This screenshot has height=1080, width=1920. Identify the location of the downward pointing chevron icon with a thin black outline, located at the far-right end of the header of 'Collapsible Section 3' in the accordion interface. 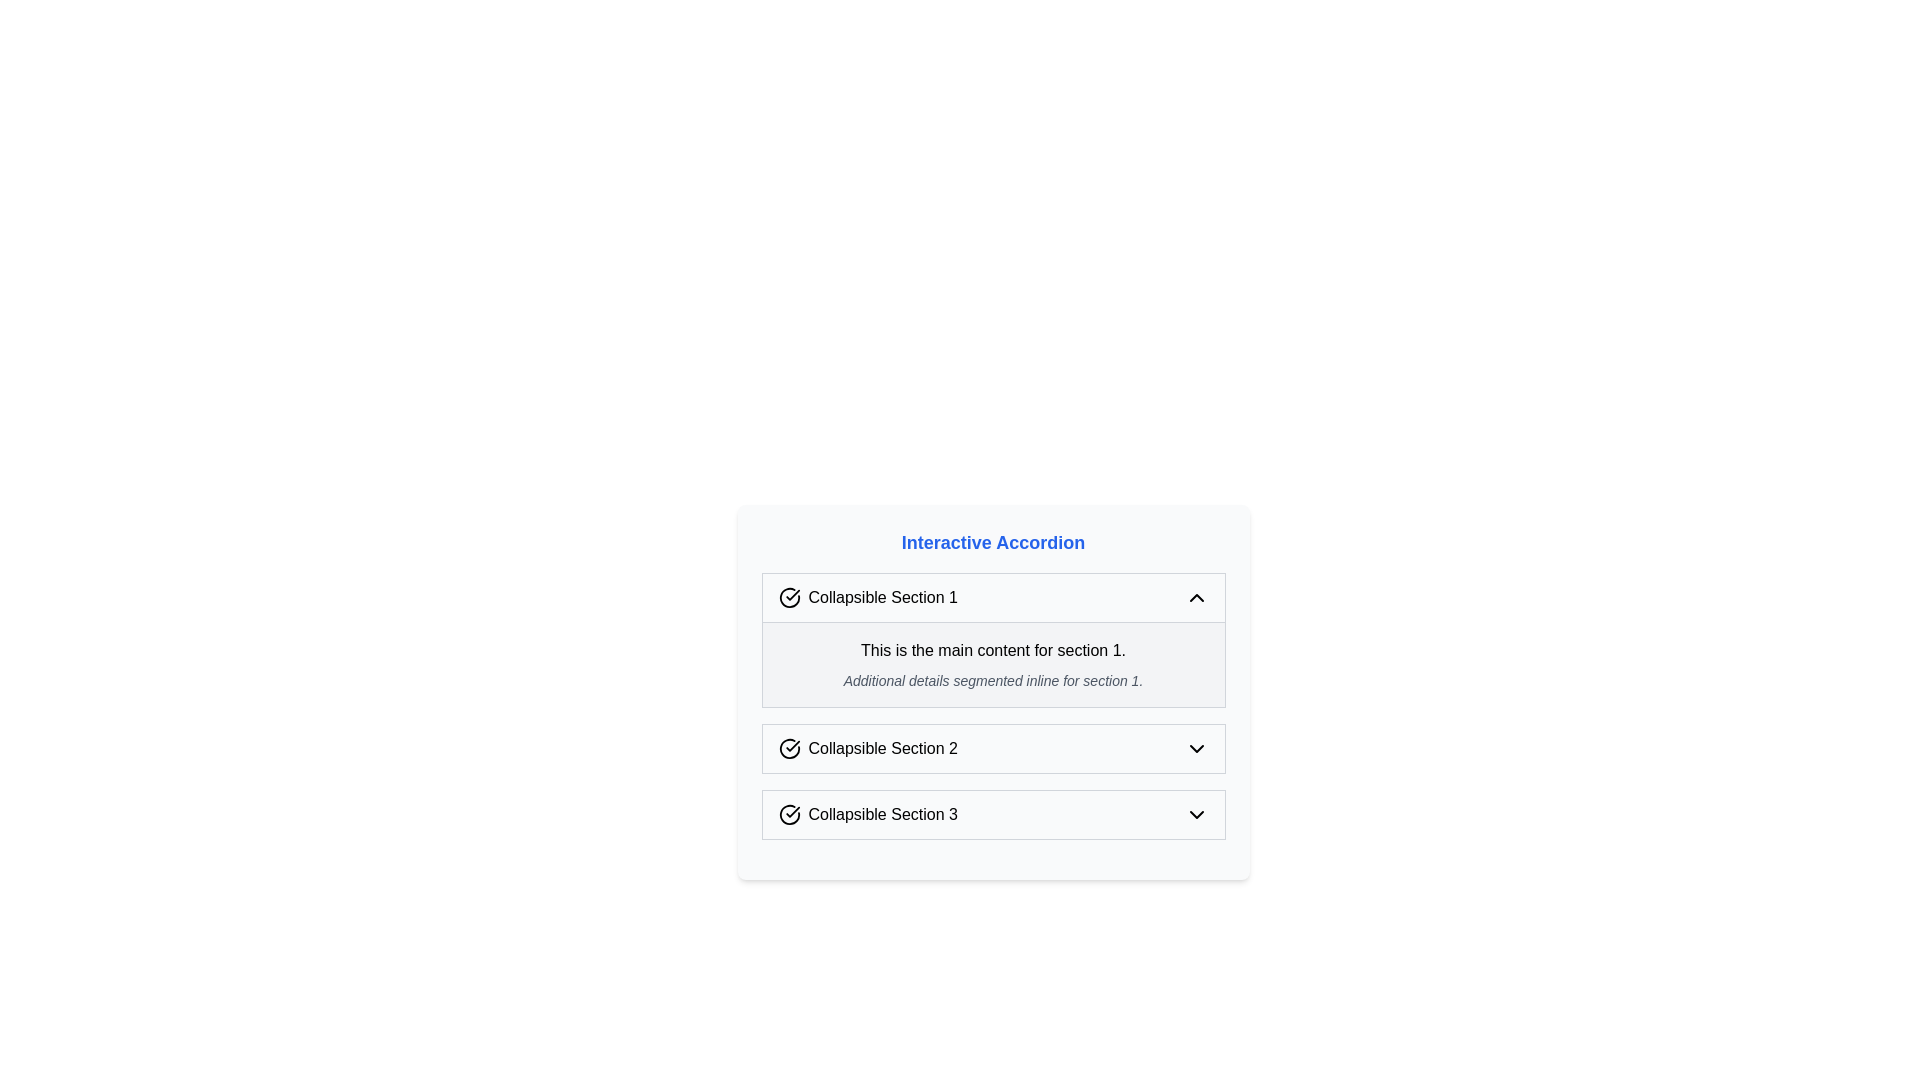
(1196, 814).